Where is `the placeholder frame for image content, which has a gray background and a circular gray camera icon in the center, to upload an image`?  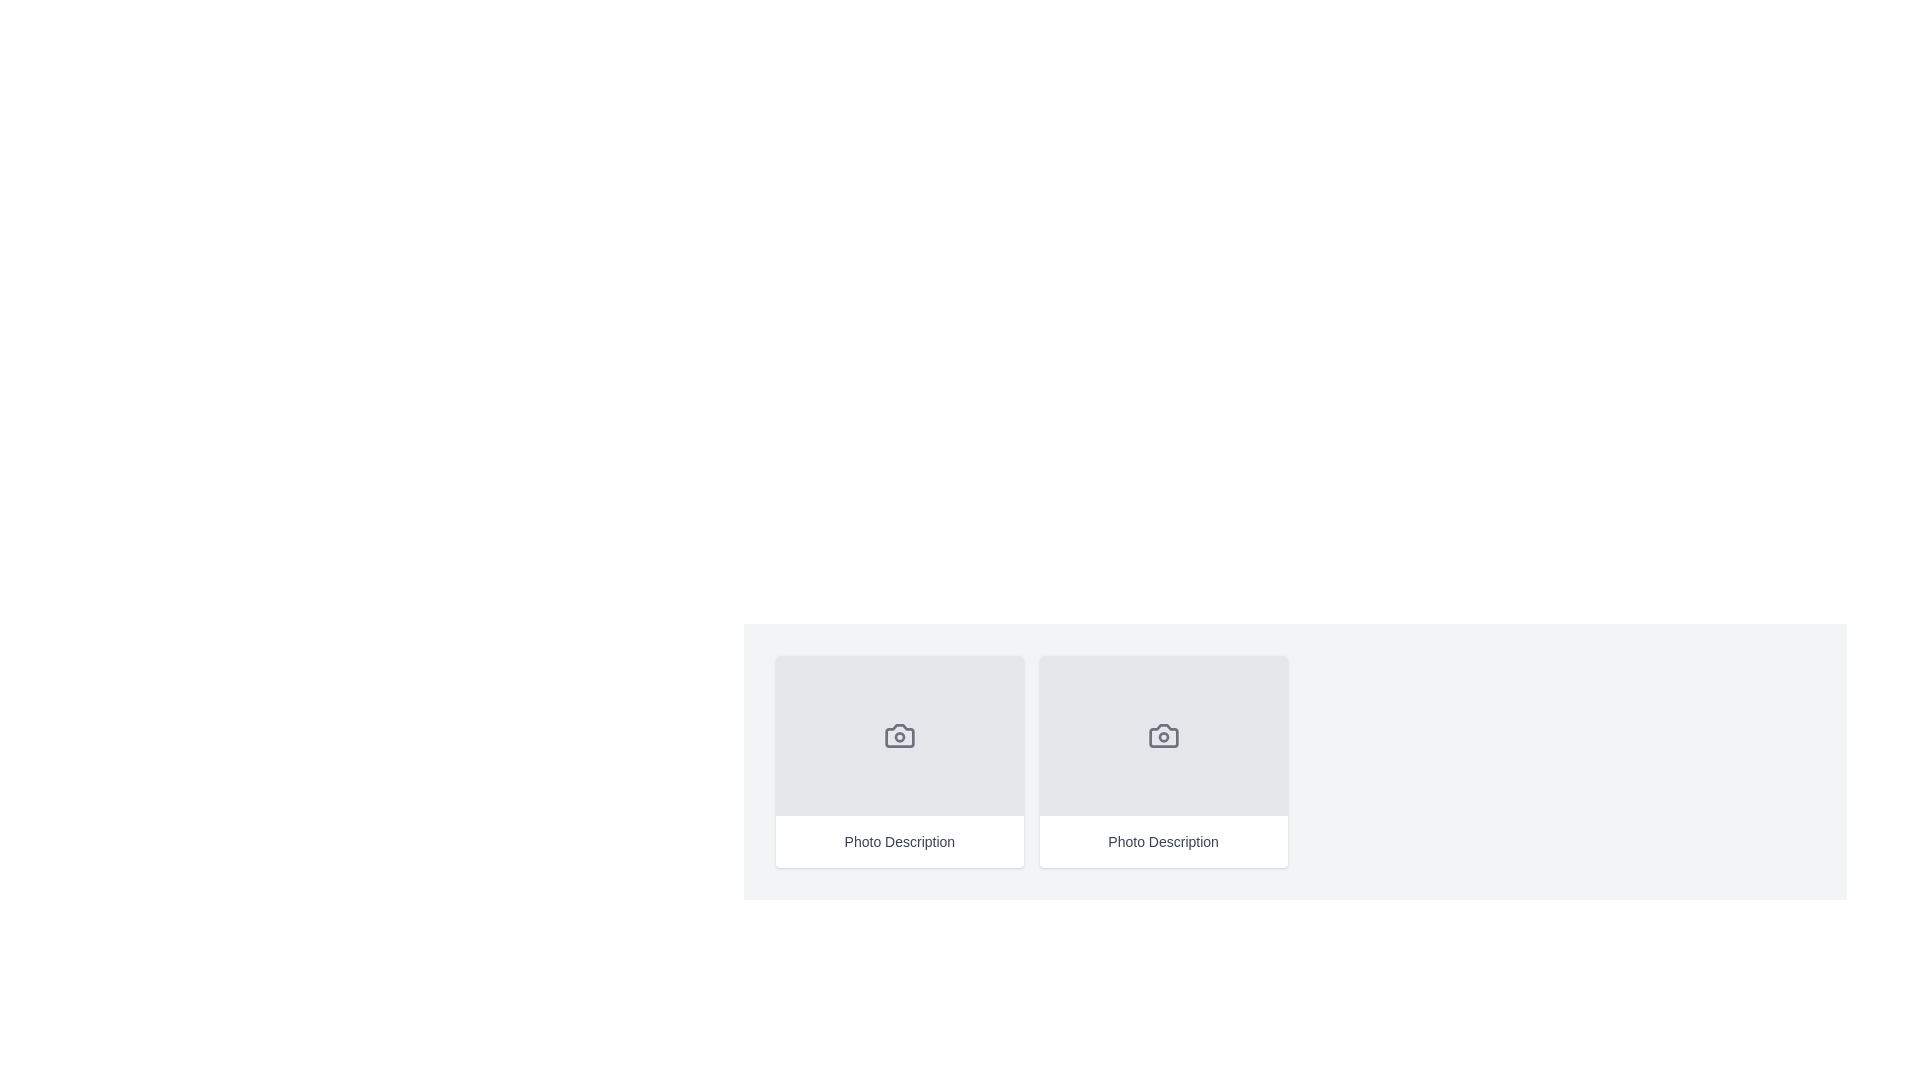
the placeholder frame for image content, which has a gray background and a circular gray camera icon in the center, to upload an image is located at coordinates (1163, 736).